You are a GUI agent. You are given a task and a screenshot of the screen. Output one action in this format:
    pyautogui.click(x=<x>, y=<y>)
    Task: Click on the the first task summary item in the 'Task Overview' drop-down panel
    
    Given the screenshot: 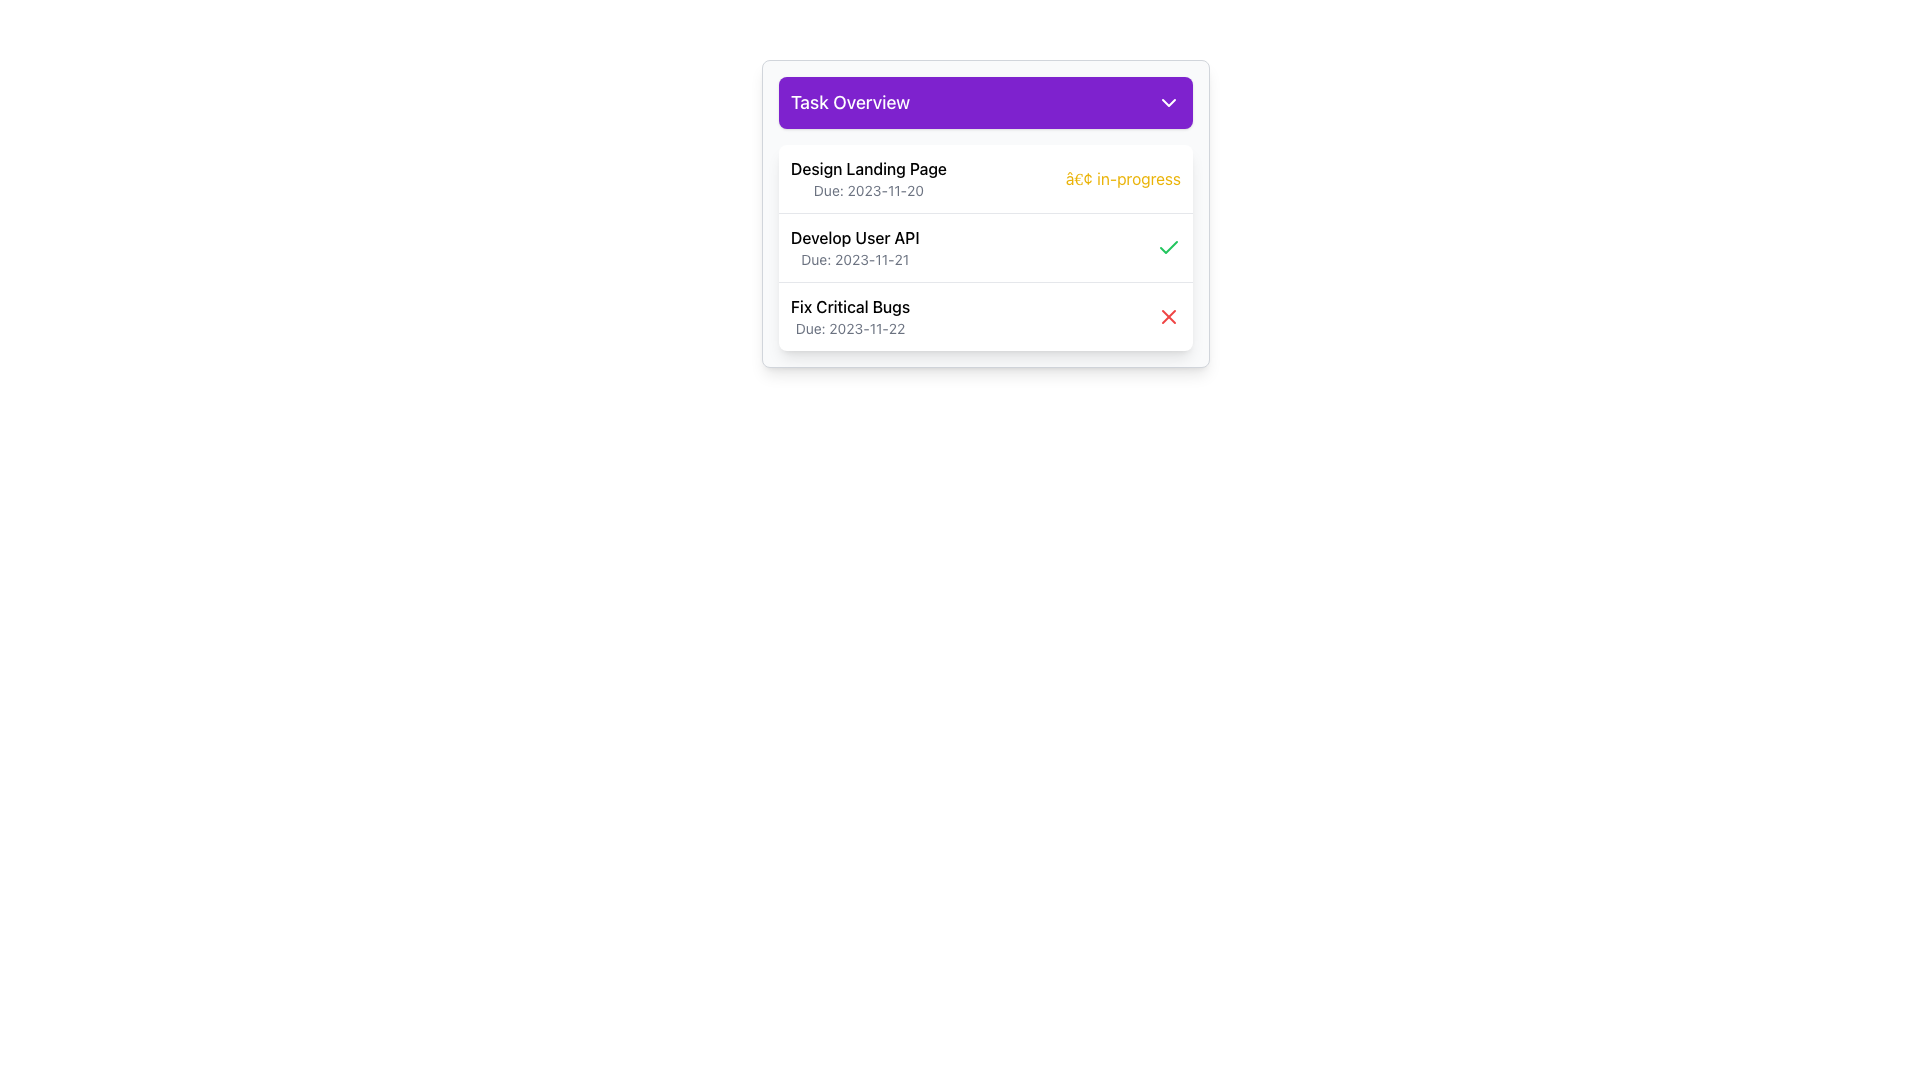 What is the action you would take?
    pyautogui.click(x=985, y=177)
    